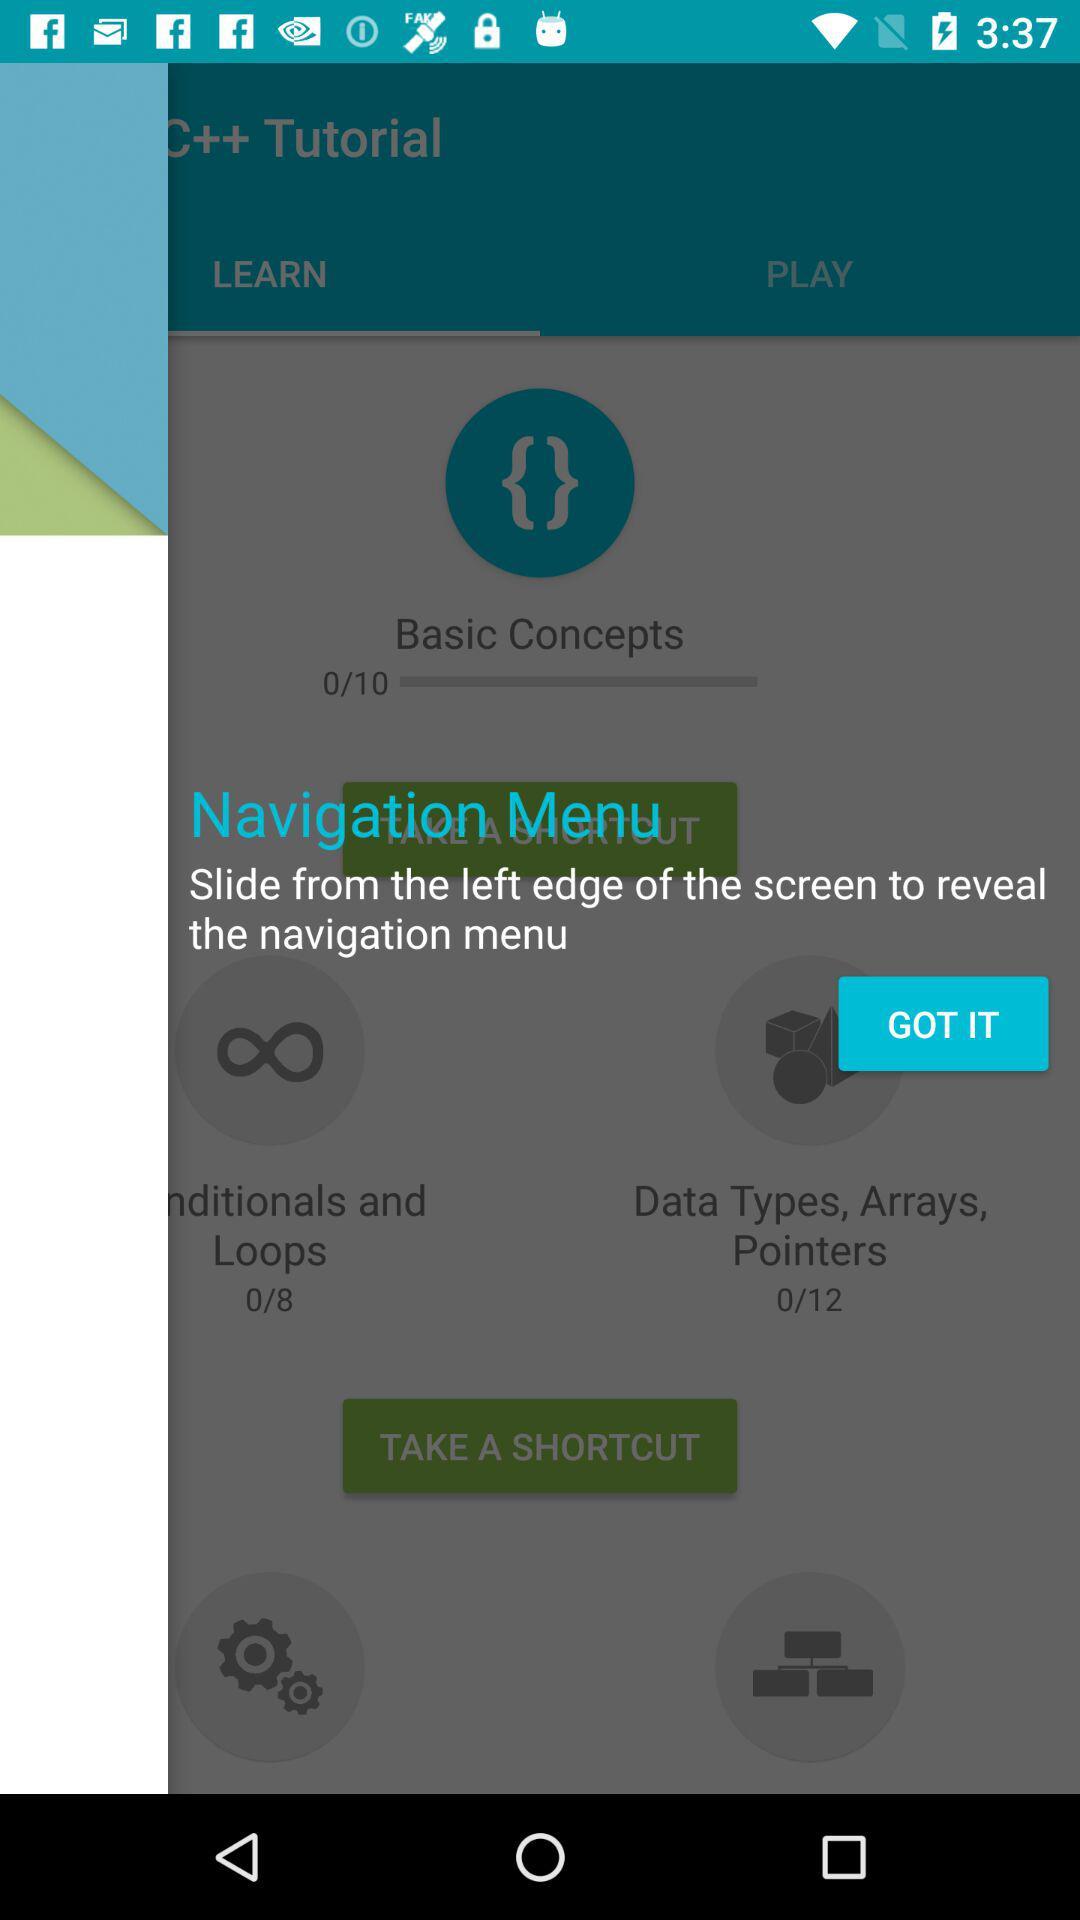 The width and height of the screenshot is (1080, 1920). What do you see at coordinates (943, 1023) in the screenshot?
I see `icon on the right` at bounding box center [943, 1023].